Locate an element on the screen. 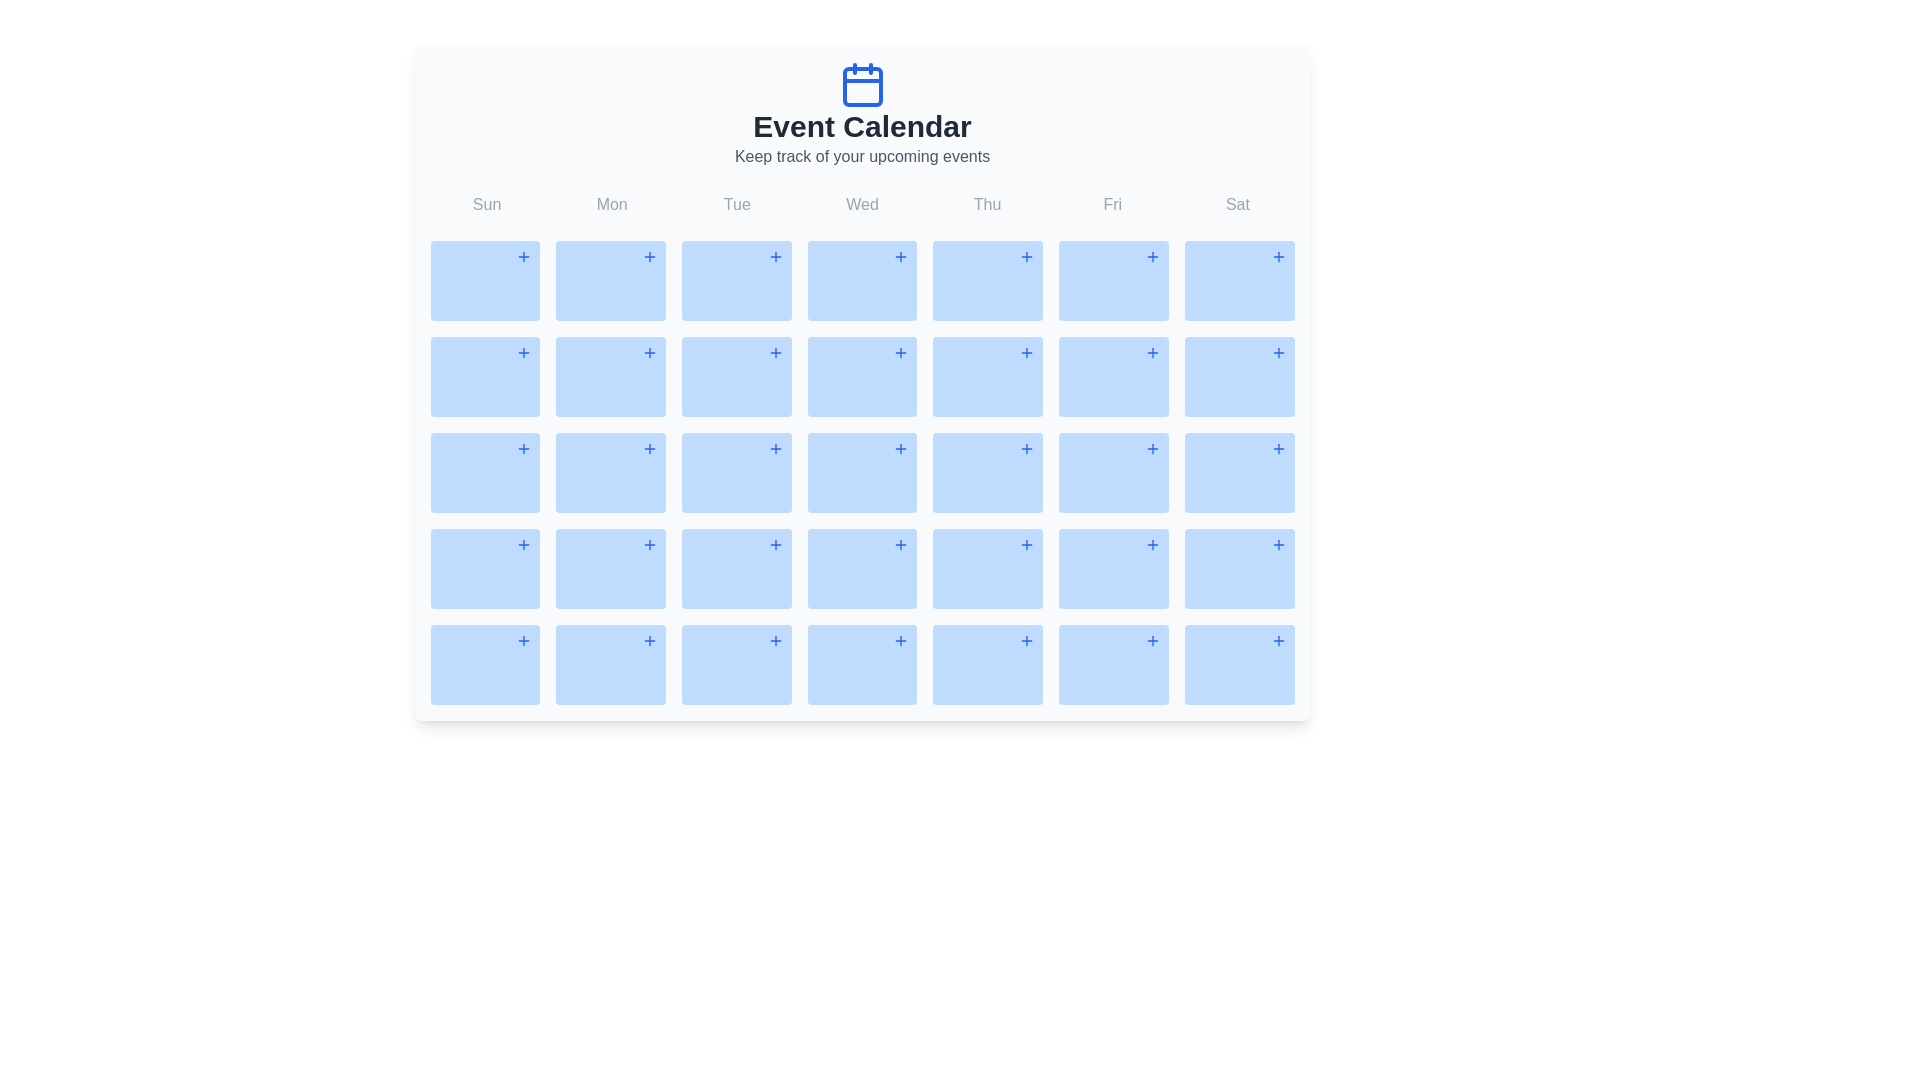 The width and height of the screenshot is (1920, 1080). the Icon button located in the top-right corner of the calendar day cell in the second row and first column is located at coordinates (524, 447).